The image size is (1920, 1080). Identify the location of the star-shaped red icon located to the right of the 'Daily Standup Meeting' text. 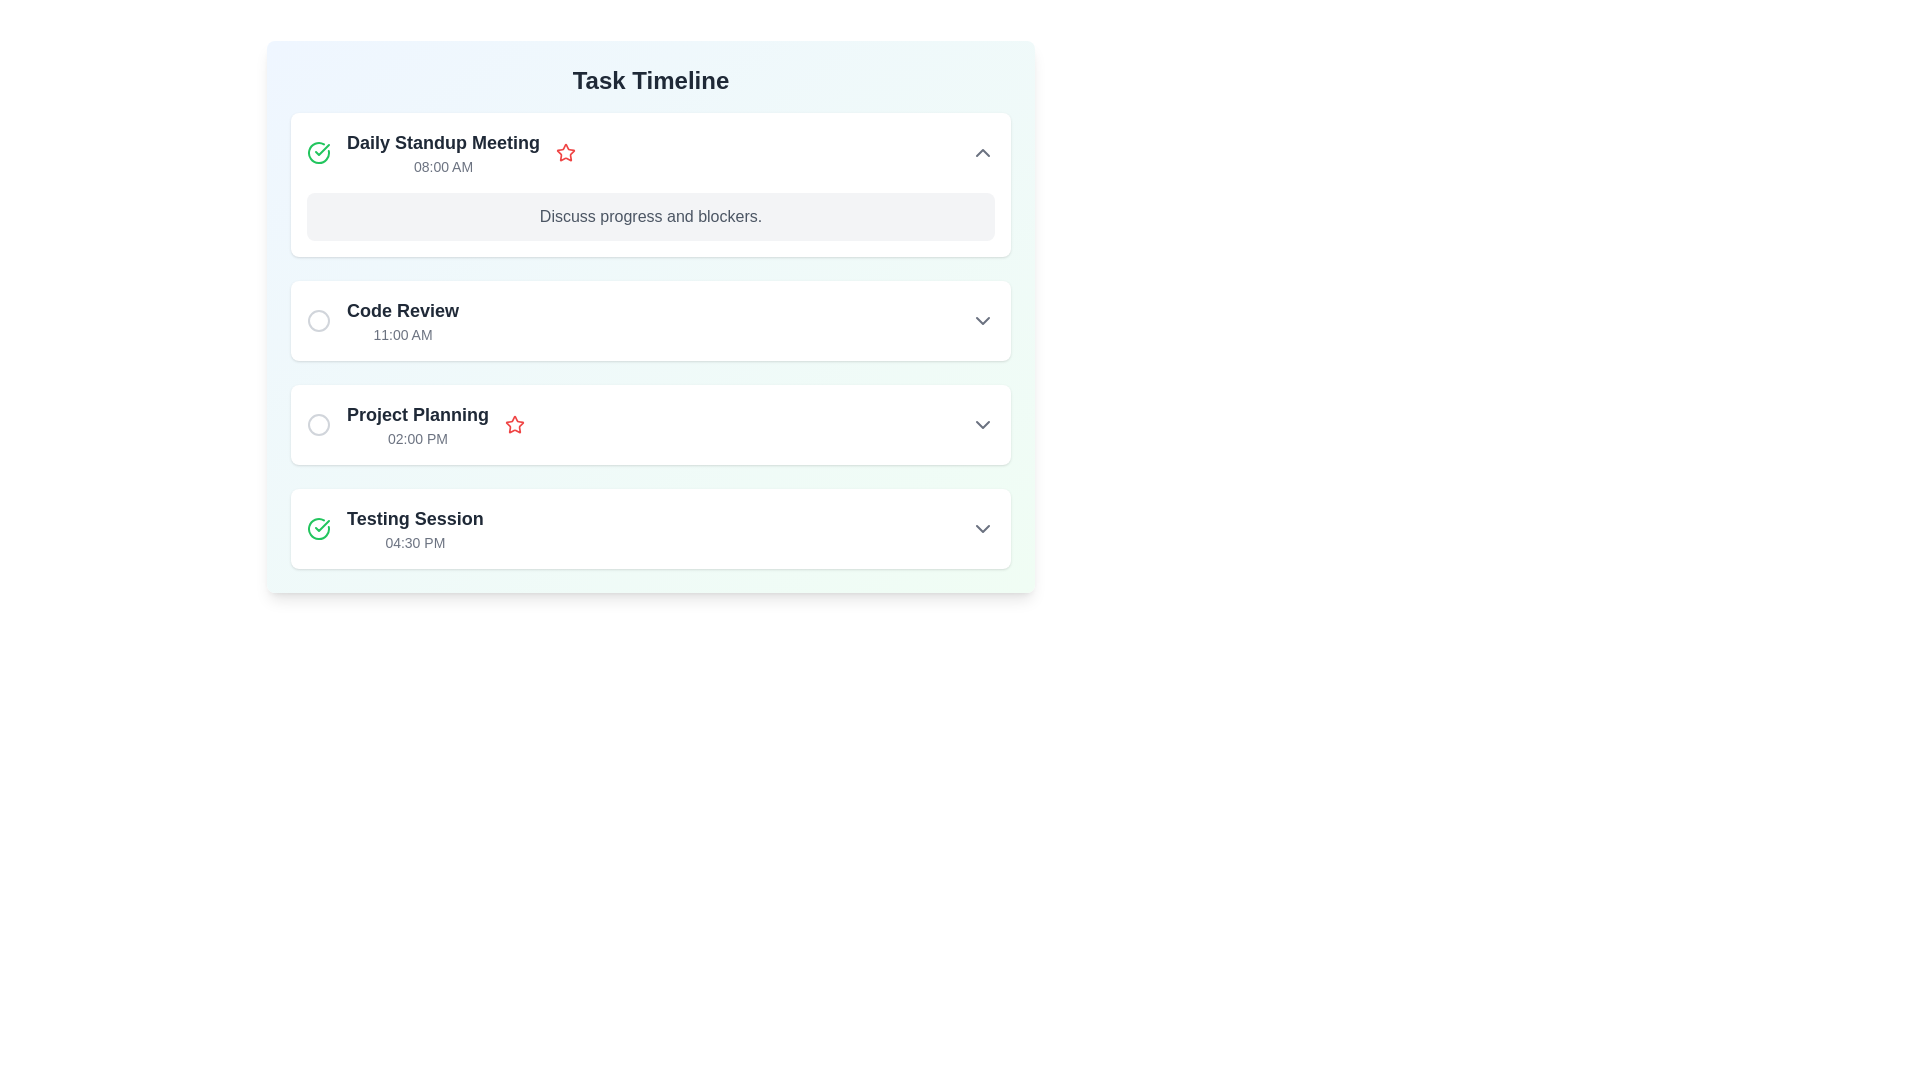
(565, 152).